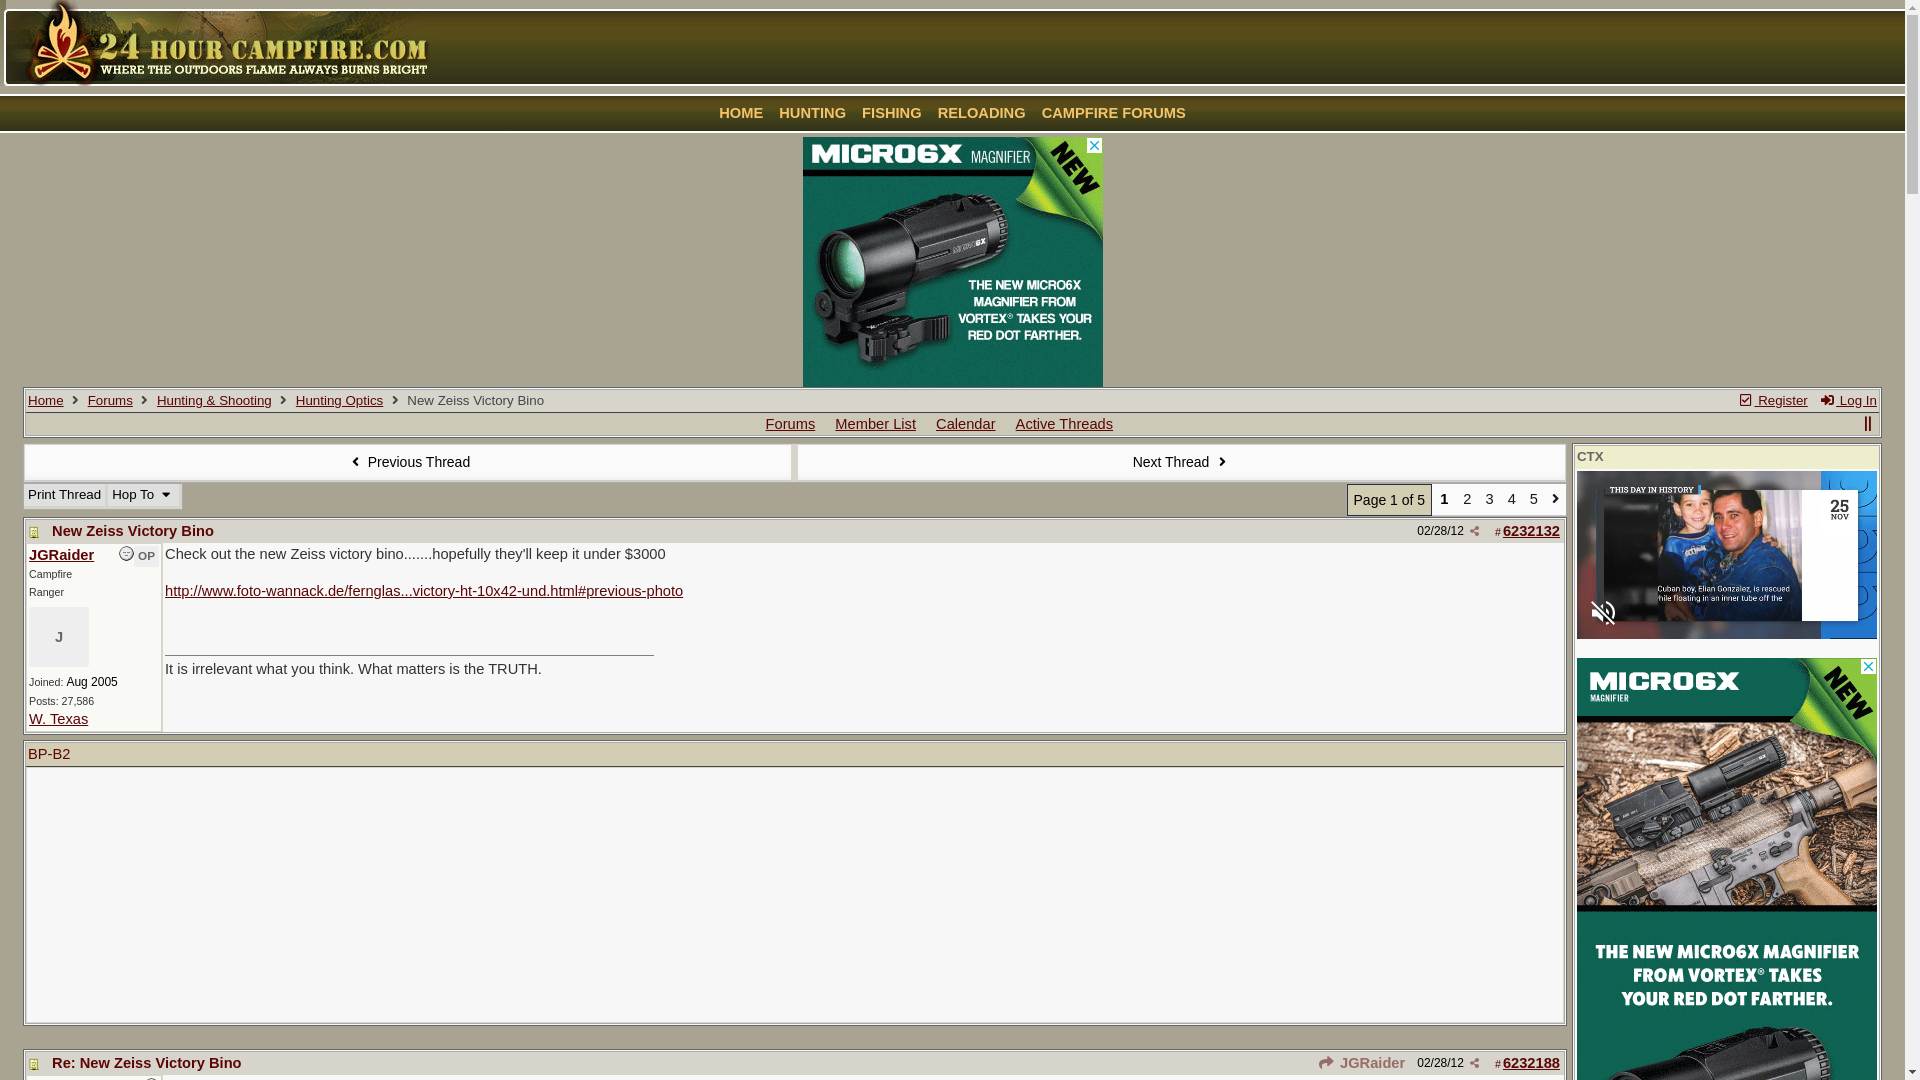  What do you see at coordinates (1180, 462) in the screenshot?
I see `'Next Thread'` at bounding box center [1180, 462].